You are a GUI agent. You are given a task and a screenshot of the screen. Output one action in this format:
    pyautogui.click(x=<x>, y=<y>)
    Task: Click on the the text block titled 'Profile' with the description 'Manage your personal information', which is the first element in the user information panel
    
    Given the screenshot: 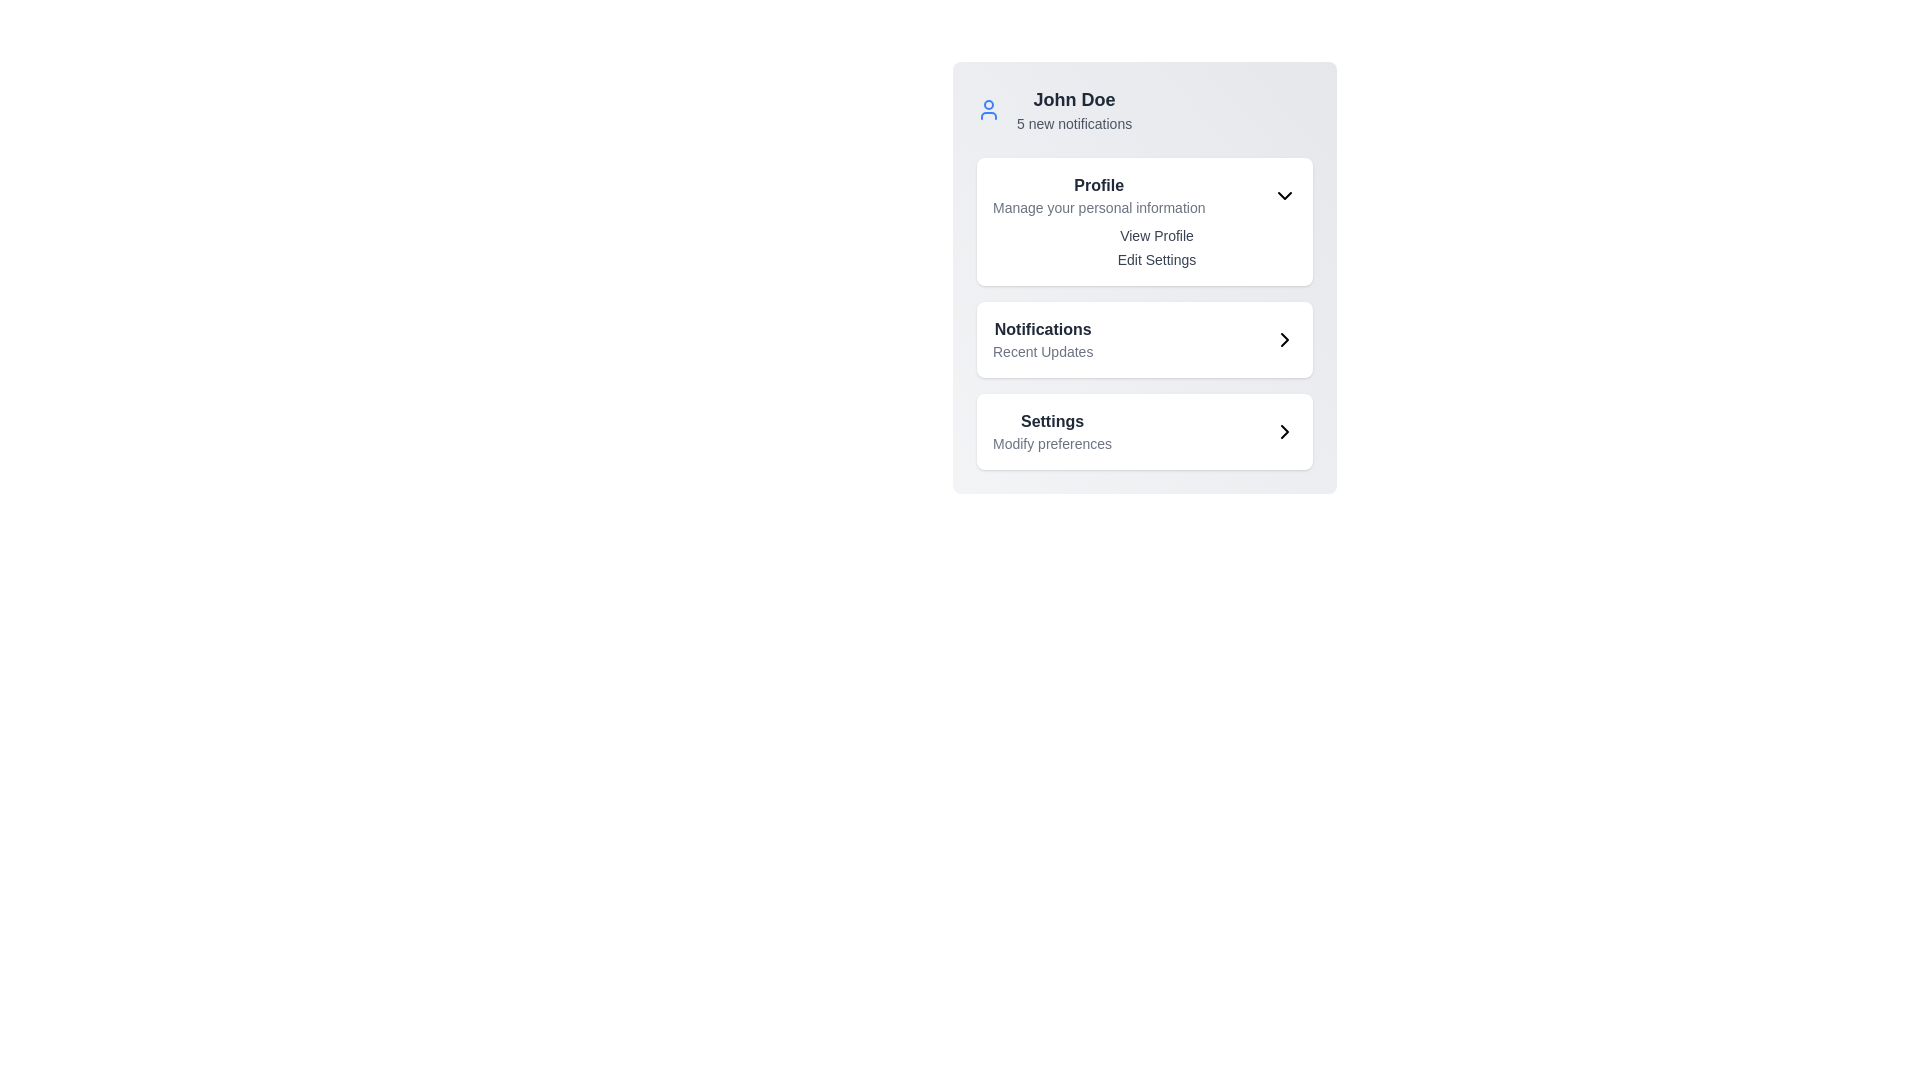 What is the action you would take?
    pyautogui.click(x=1098, y=196)
    